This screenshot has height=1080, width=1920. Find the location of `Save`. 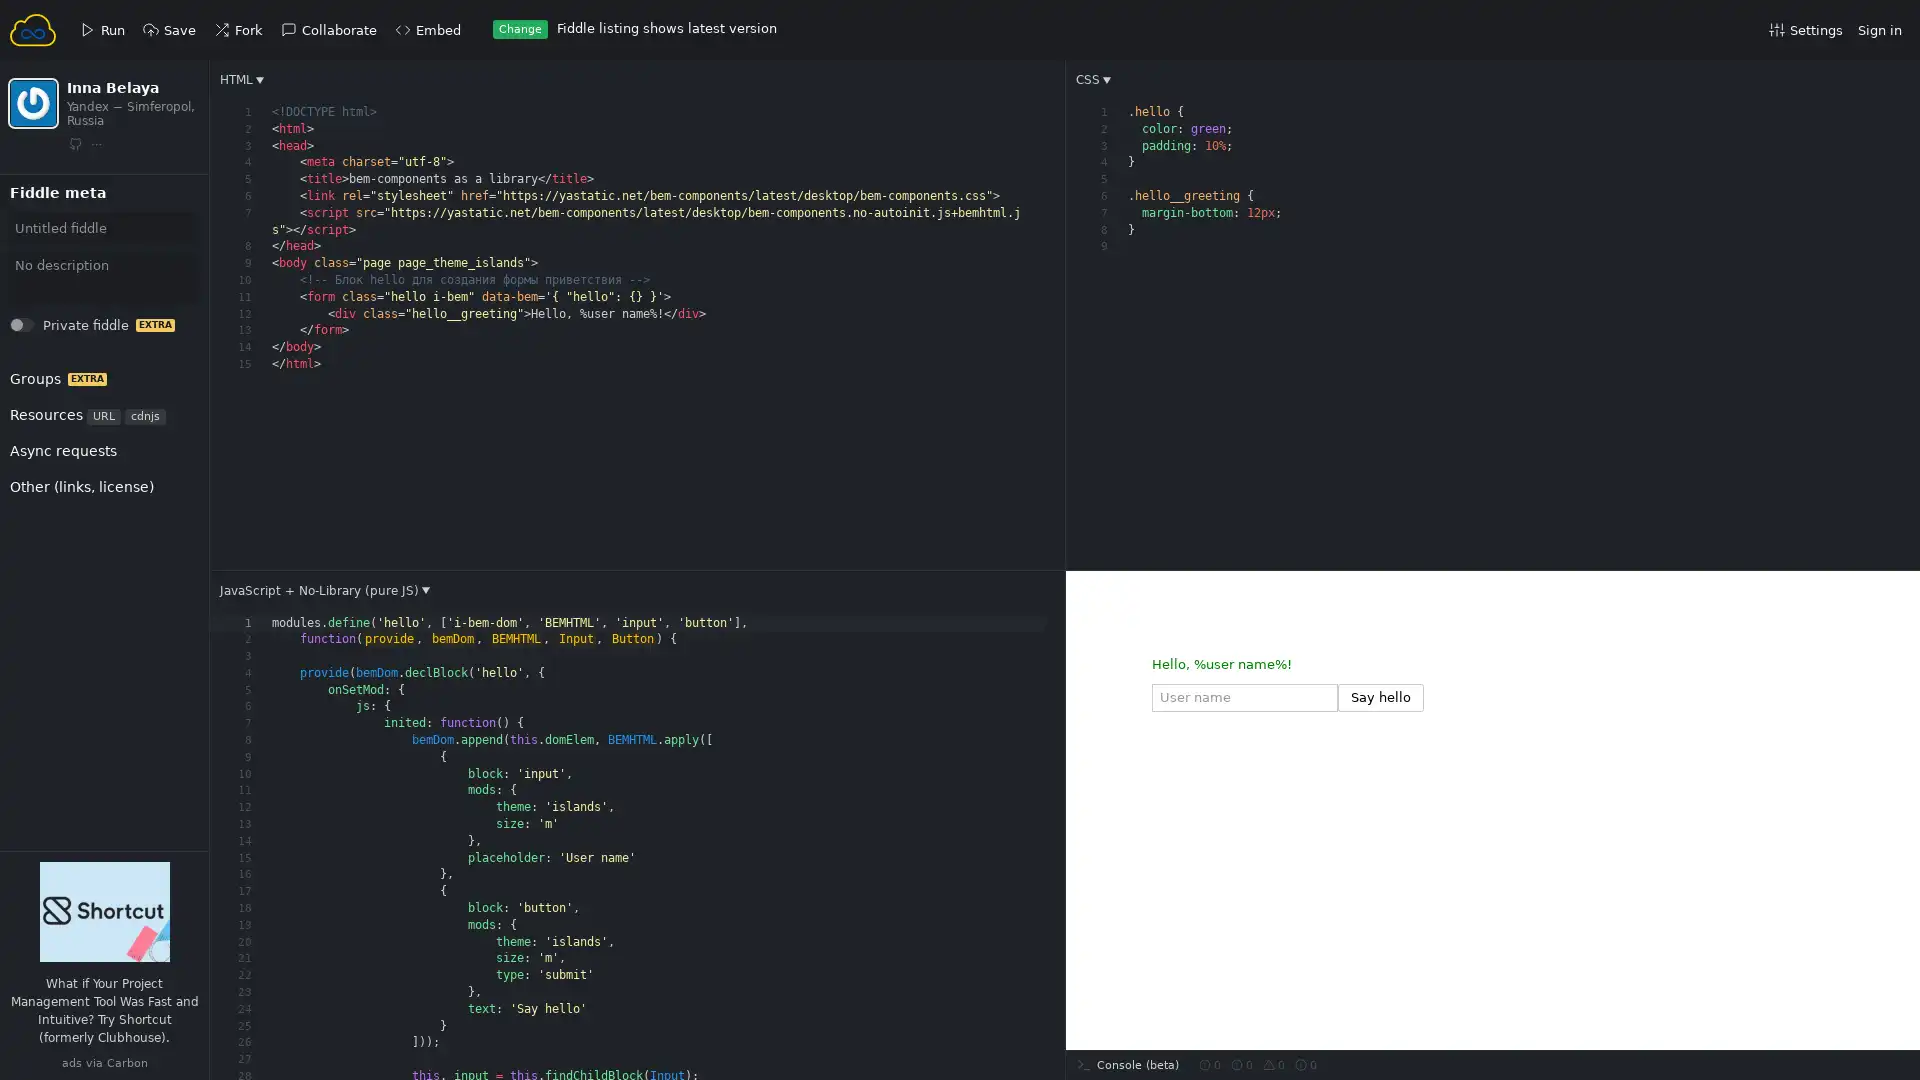

Save is located at coordinates (42, 215).